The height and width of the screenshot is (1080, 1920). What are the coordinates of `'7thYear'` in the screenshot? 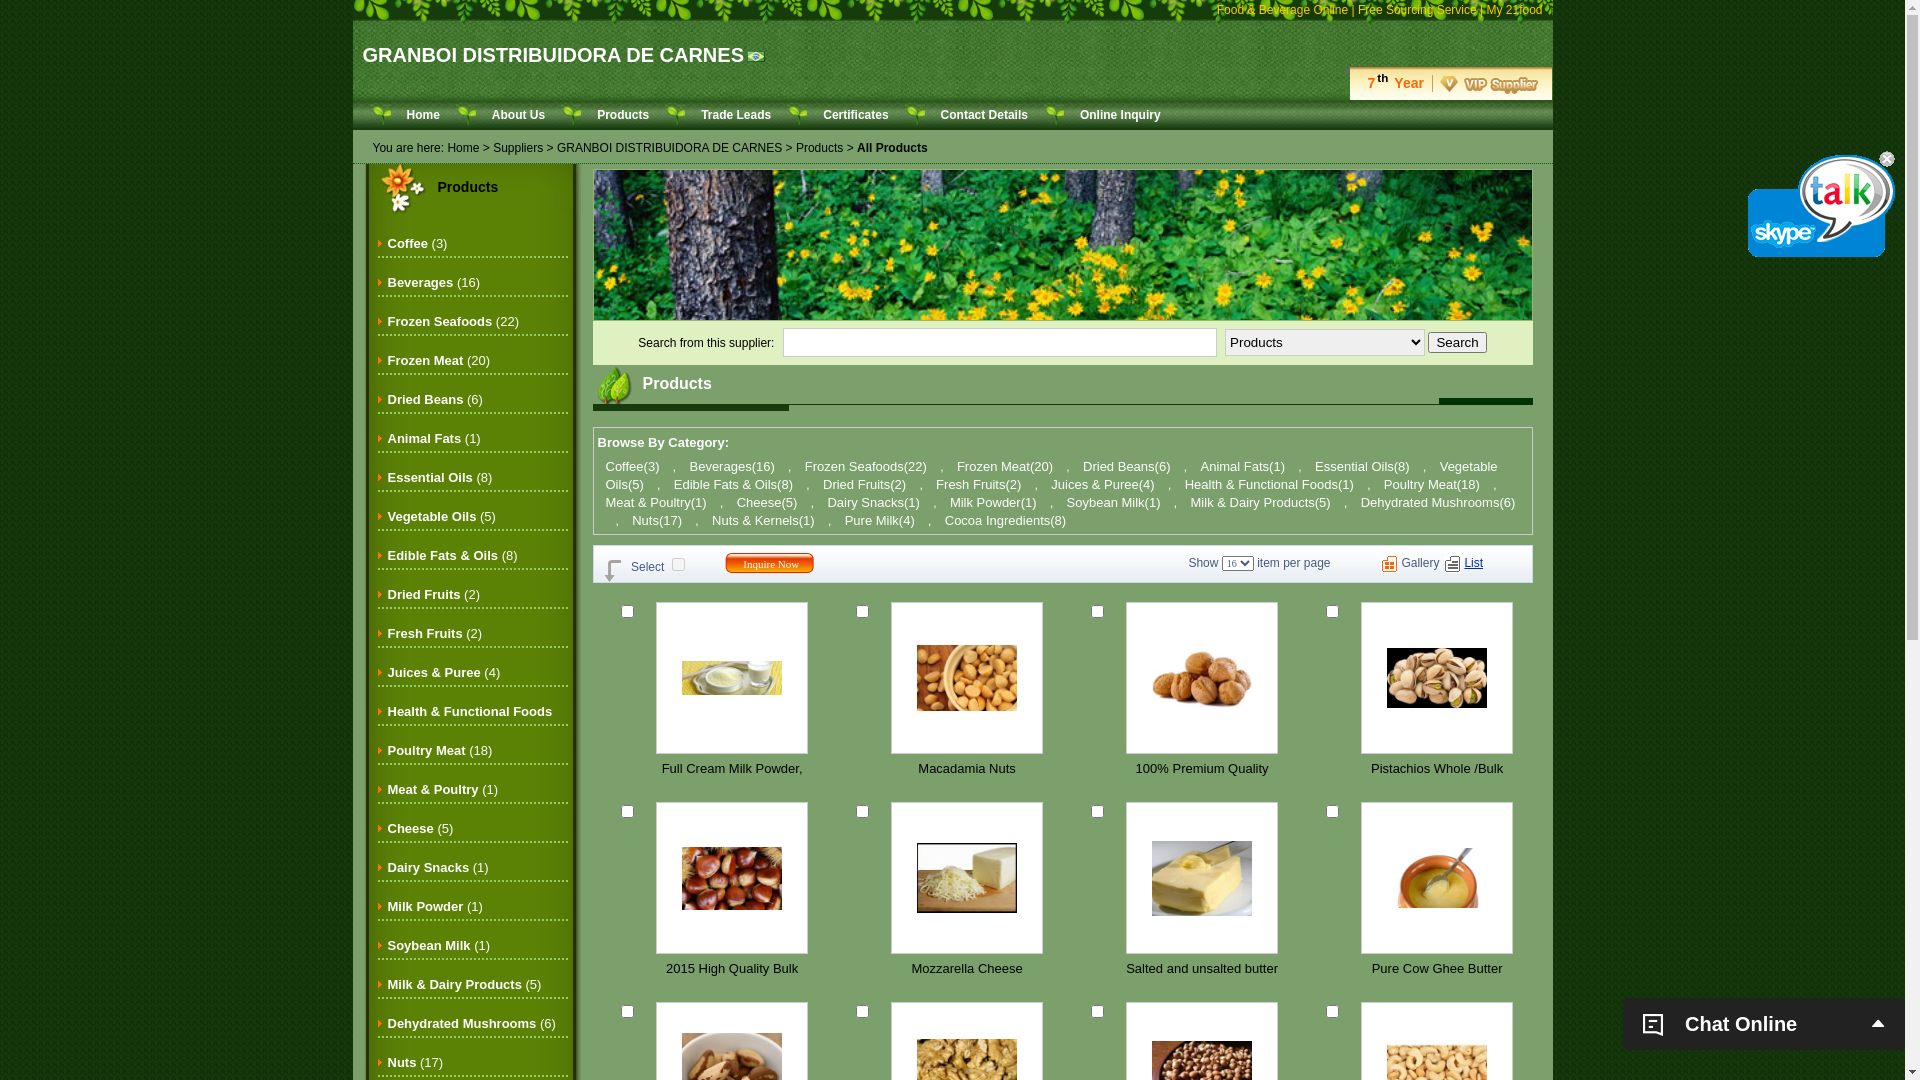 It's located at (1448, 82).